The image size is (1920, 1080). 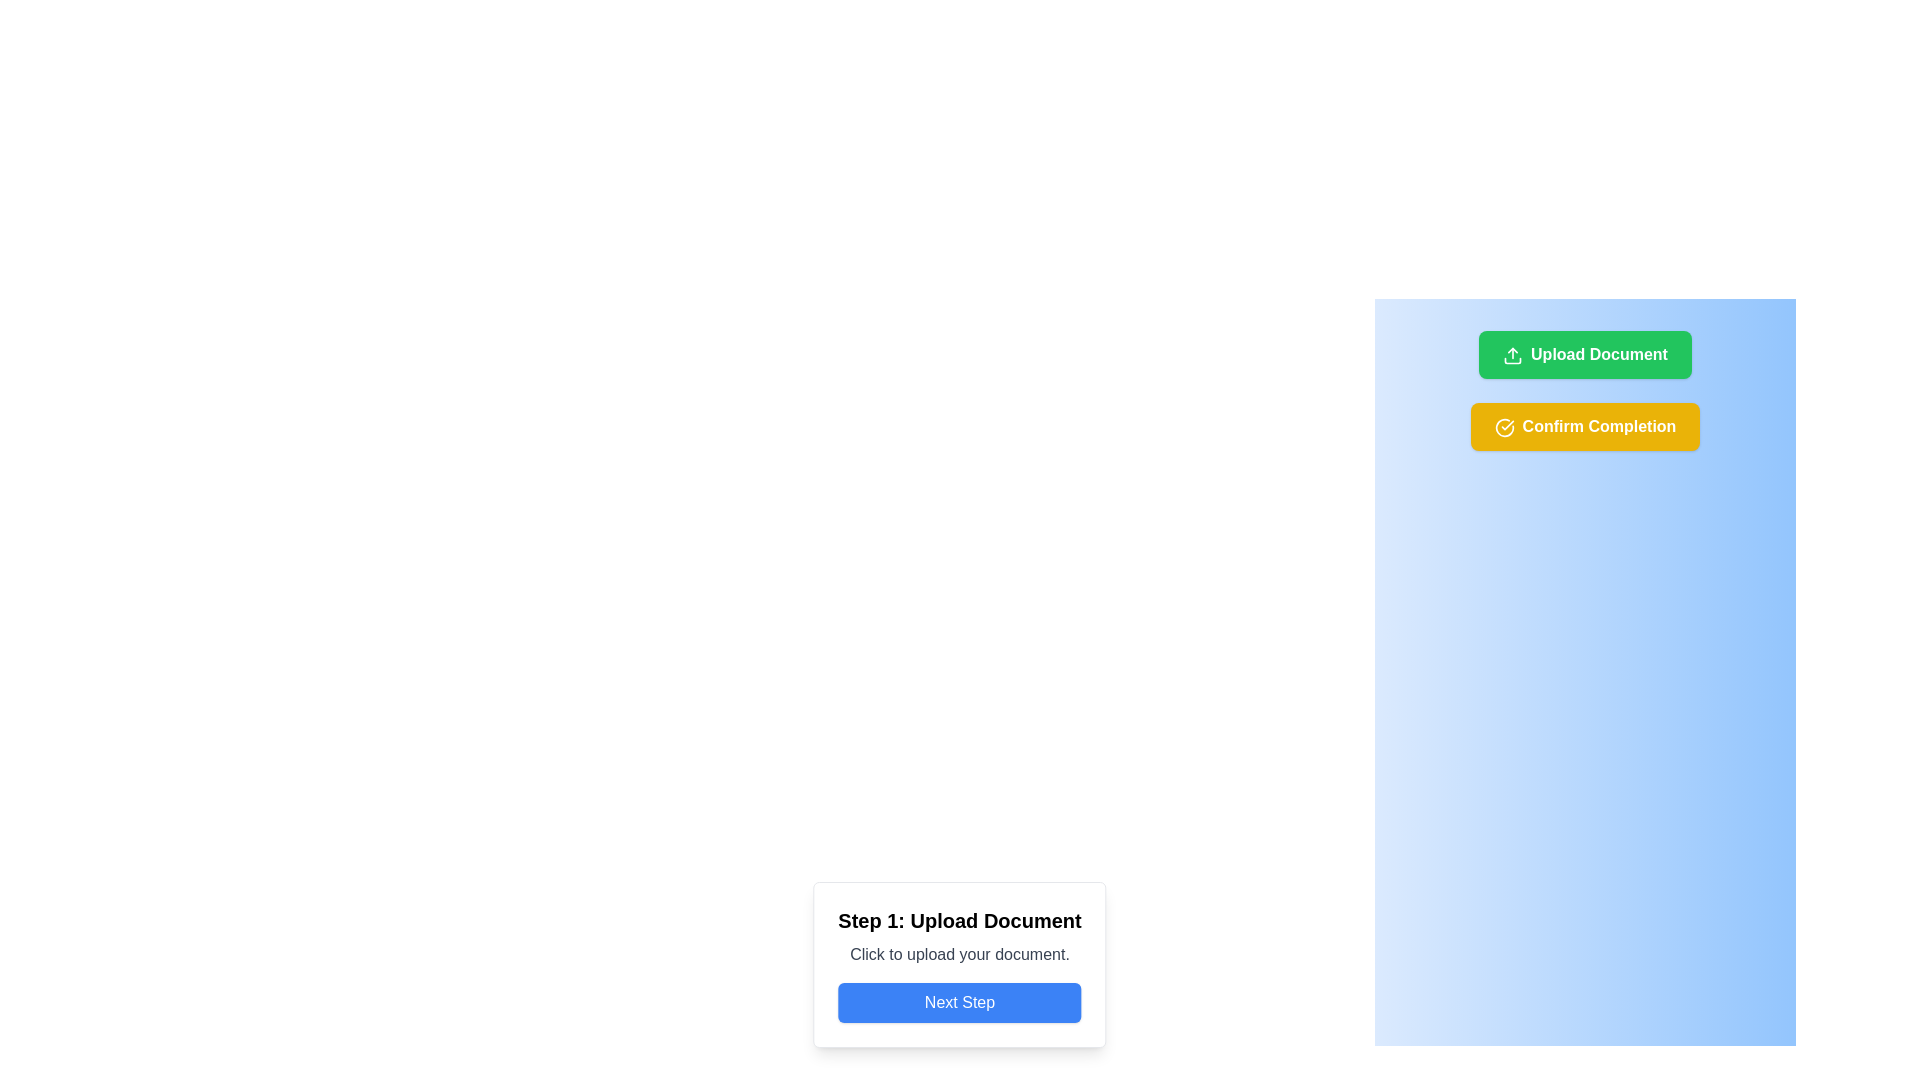 What do you see at coordinates (1504, 426) in the screenshot?
I see `the visual state of the confirmation icon located to the left of the 'Confirm Completion' label within the yellow button` at bounding box center [1504, 426].